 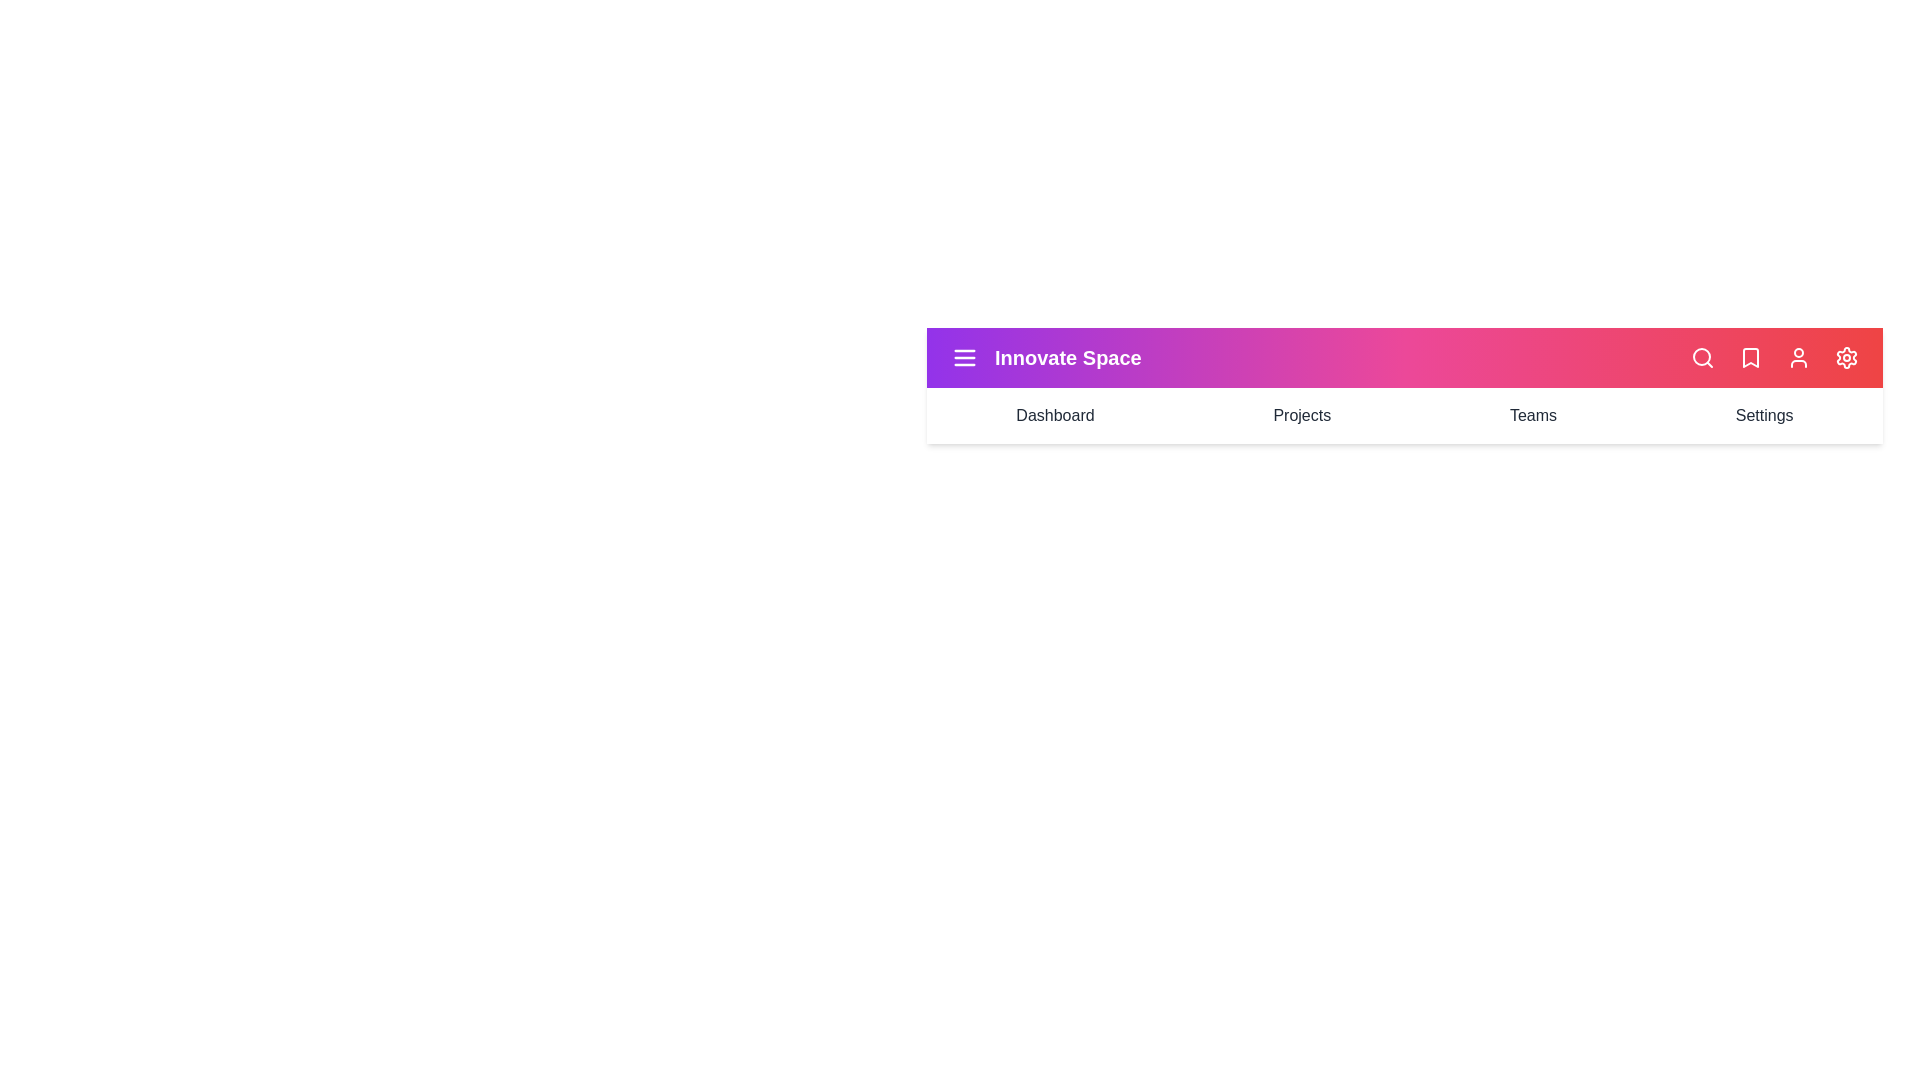 I want to click on the bookmark icon in the StyledAppBar component, so click(x=1750, y=357).